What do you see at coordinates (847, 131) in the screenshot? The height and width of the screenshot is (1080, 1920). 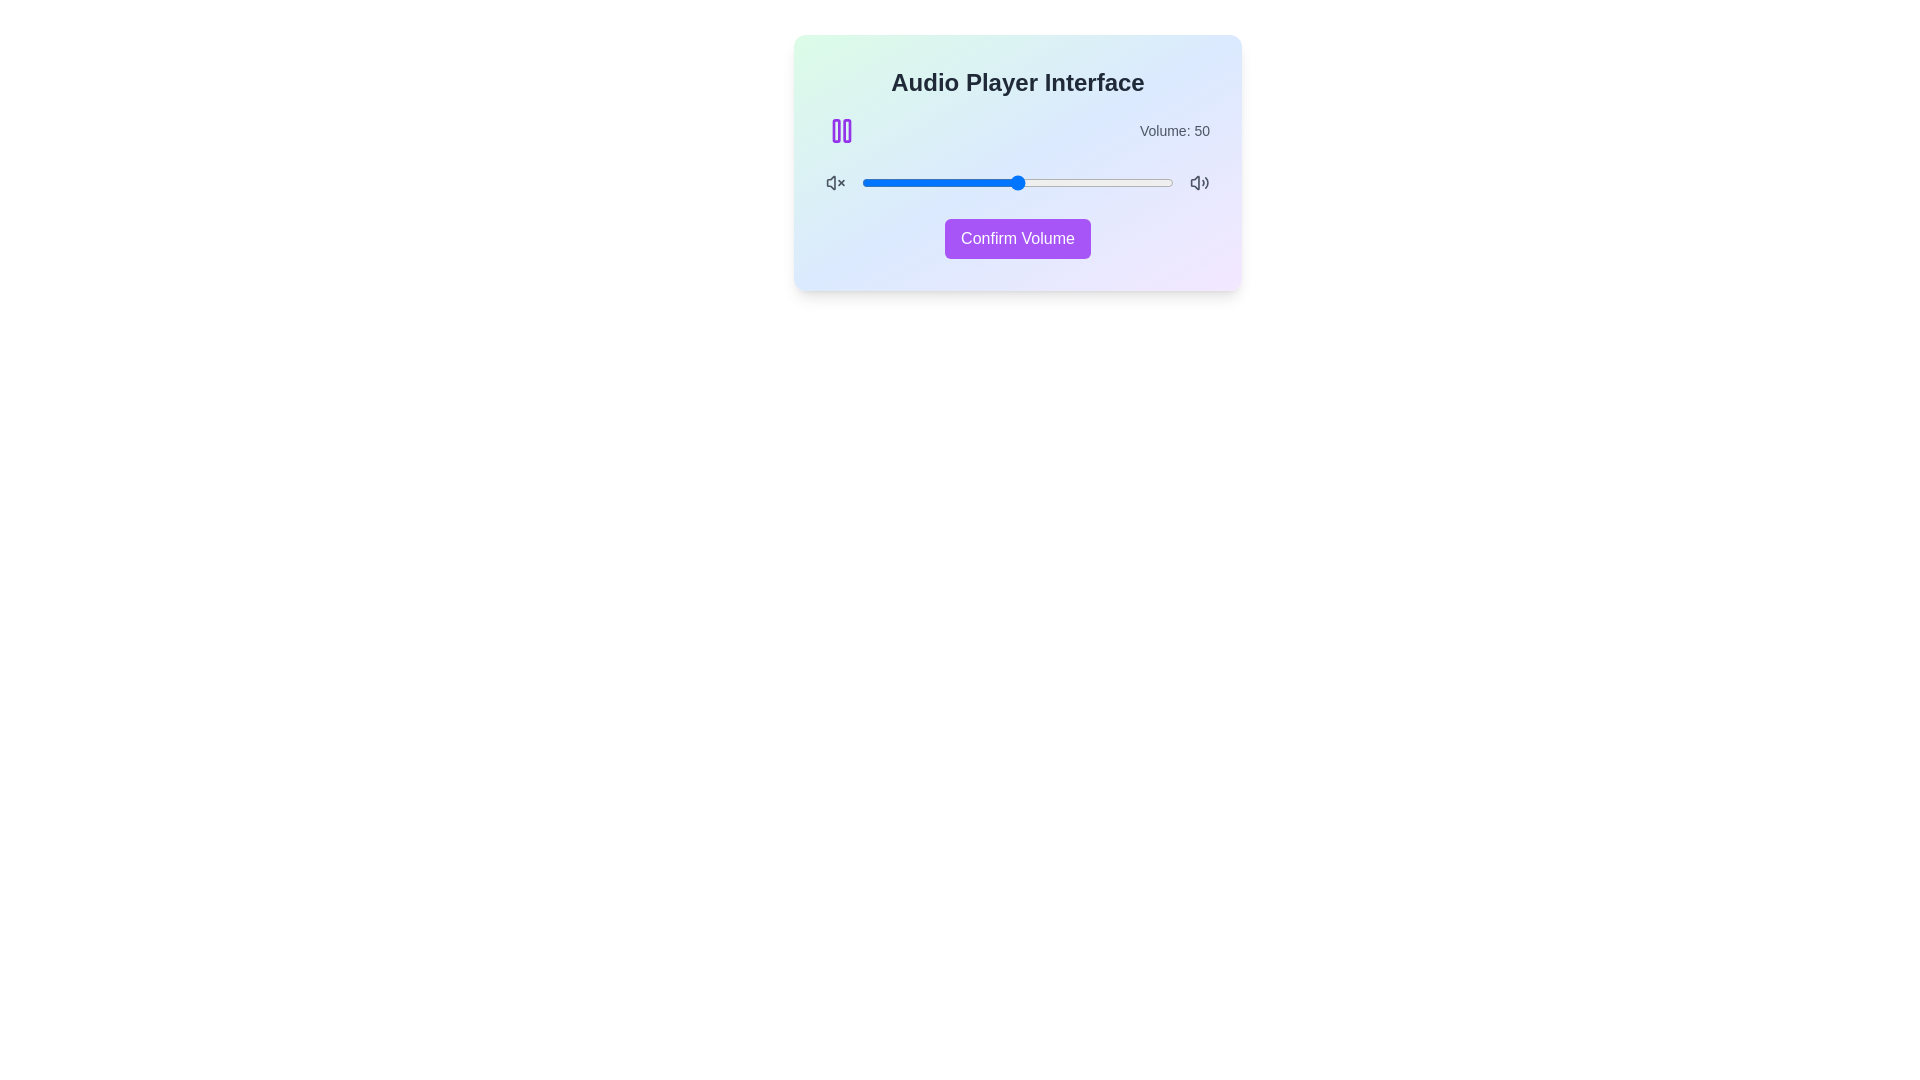 I see `the pause button icon located in the top-left corner of the audio control card` at bounding box center [847, 131].